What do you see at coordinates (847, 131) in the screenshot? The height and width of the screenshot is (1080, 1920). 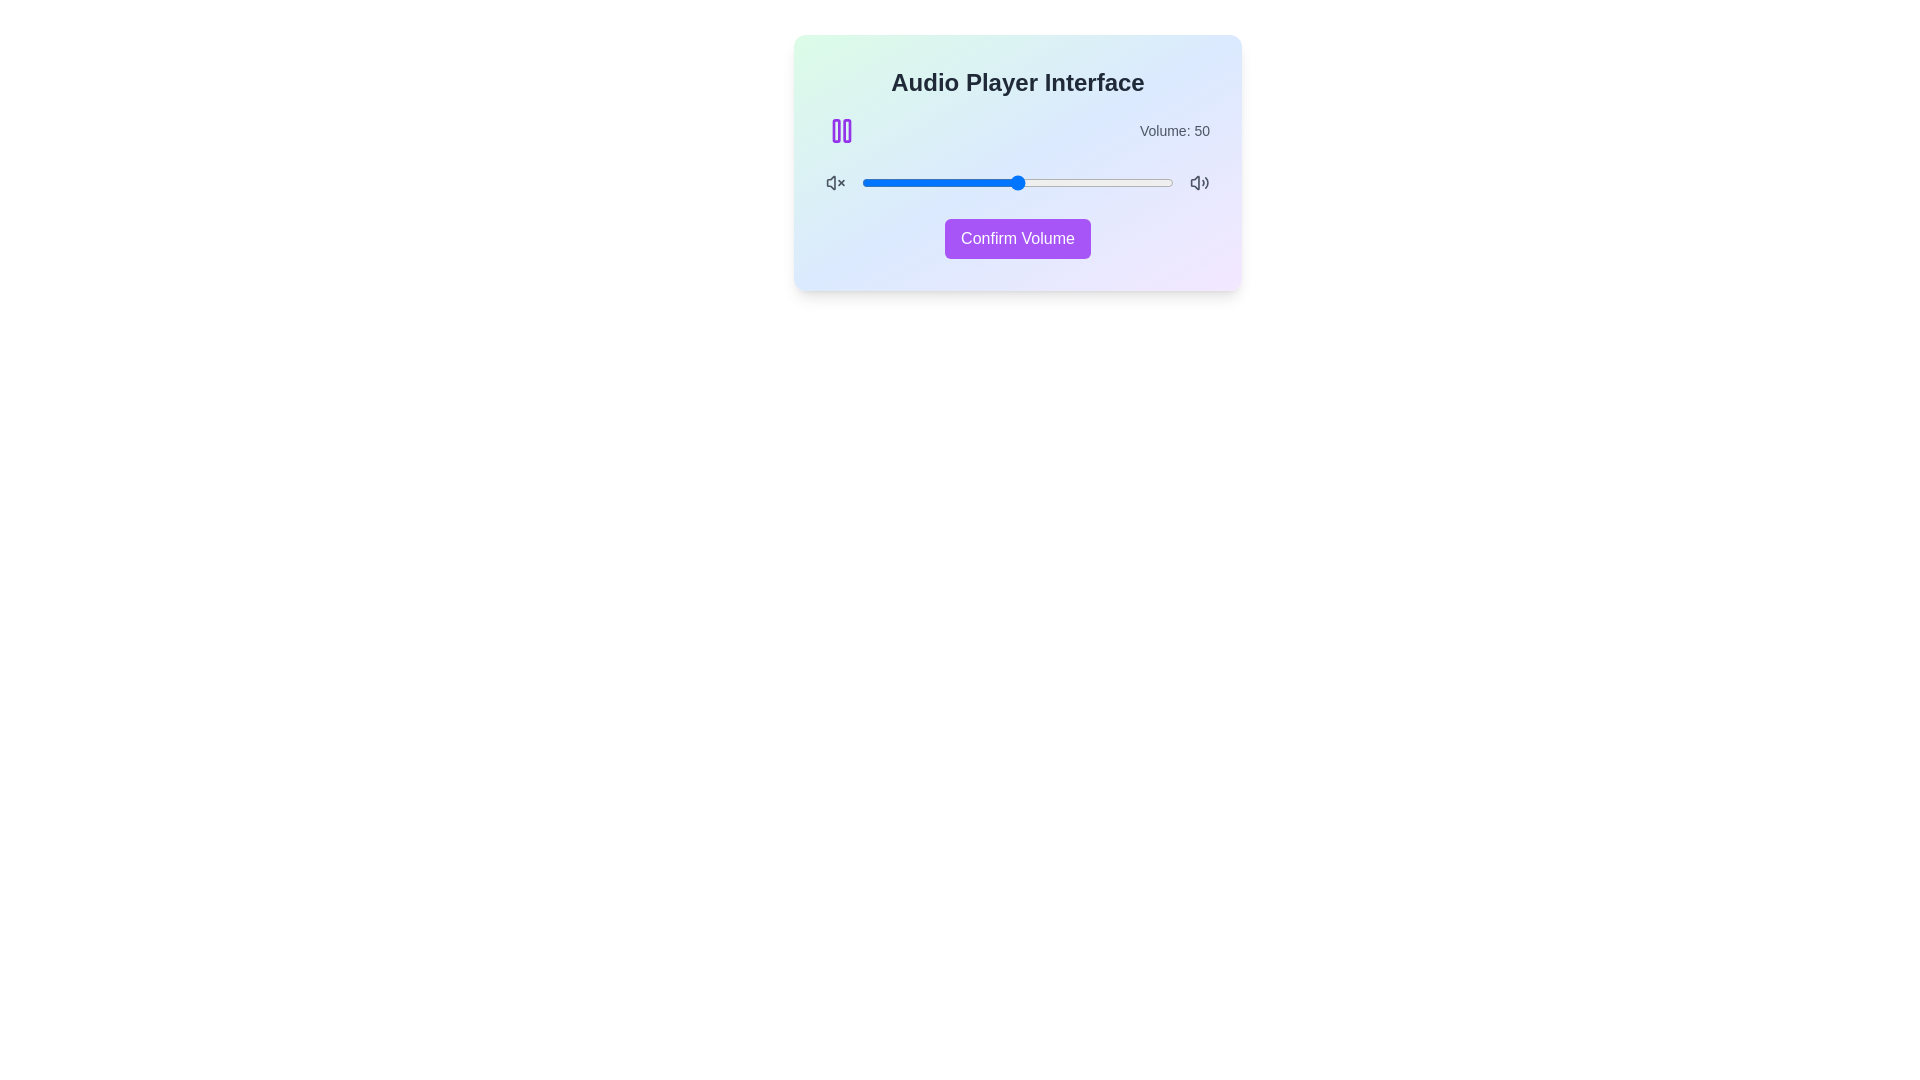 I see `the pause button icon located in the top-left corner of the audio control card` at bounding box center [847, 131].